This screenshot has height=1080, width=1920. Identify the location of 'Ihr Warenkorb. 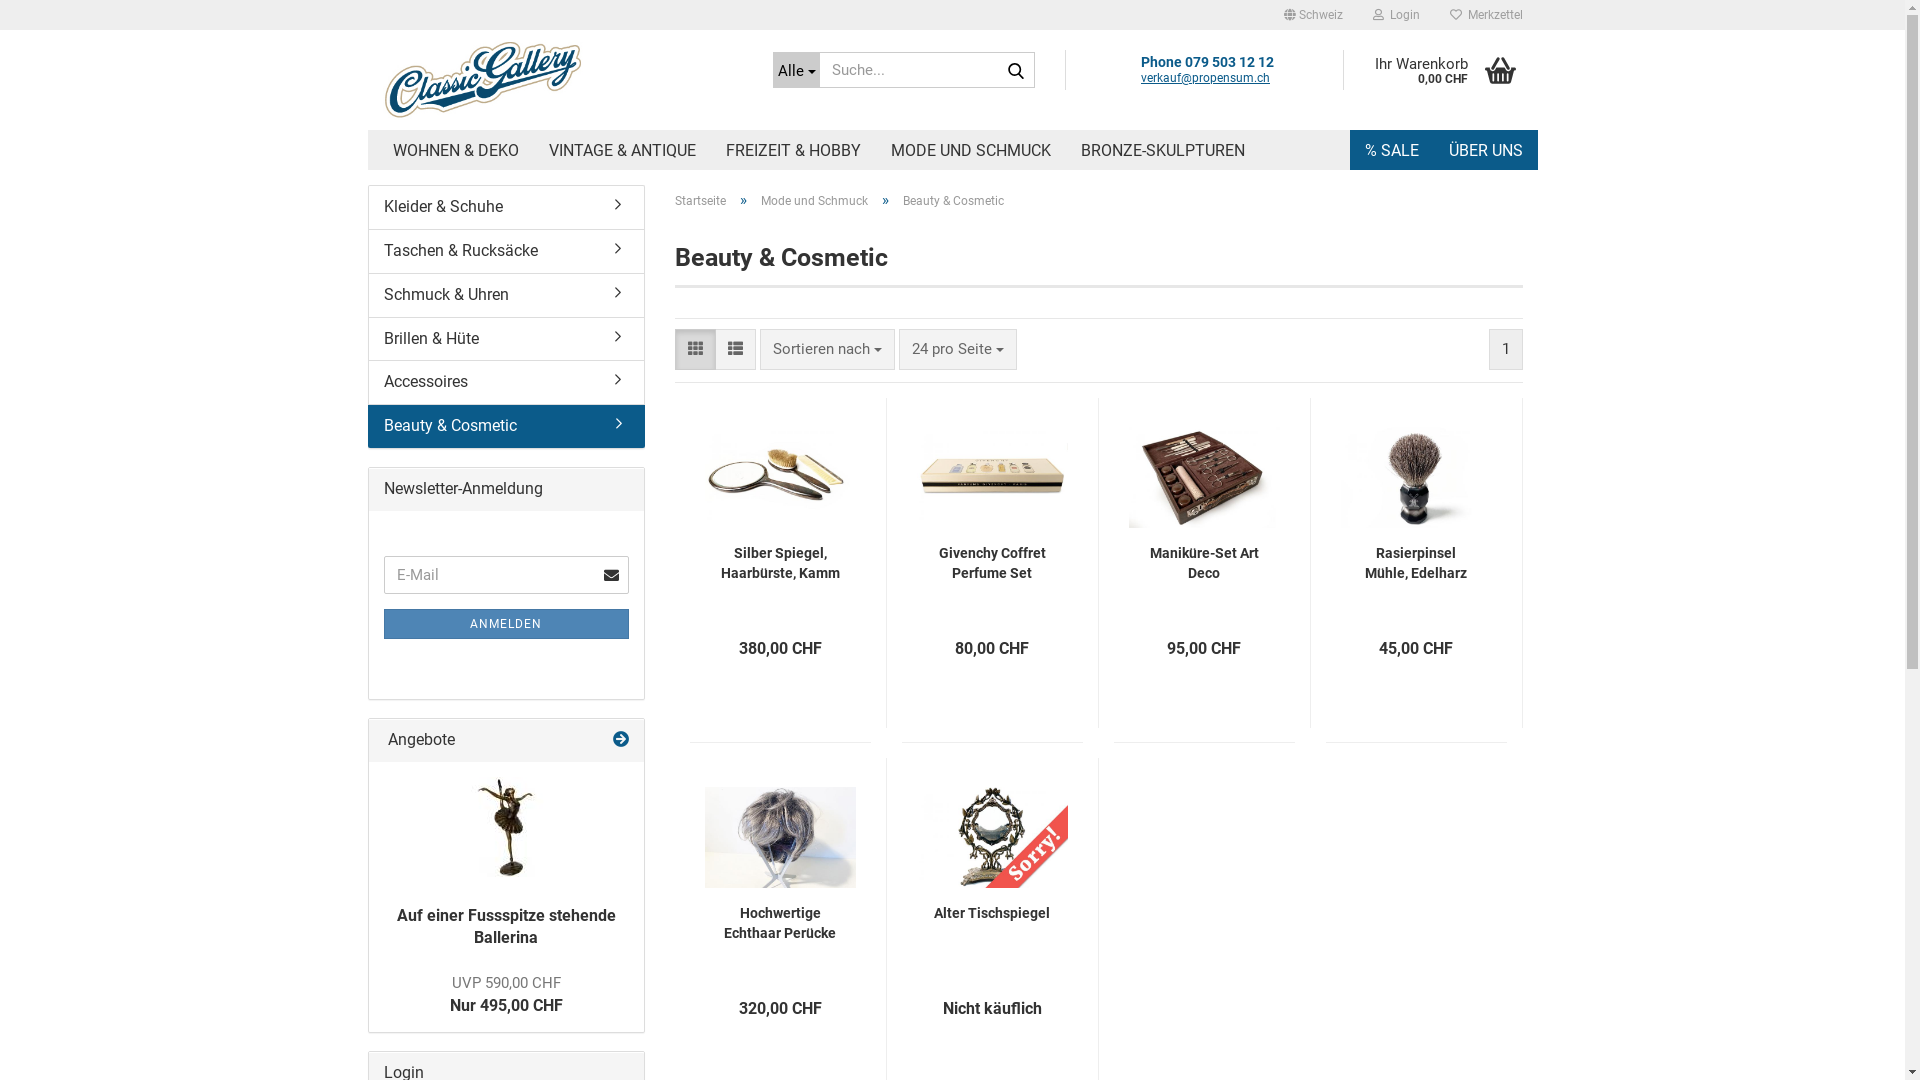
(1342, 68).